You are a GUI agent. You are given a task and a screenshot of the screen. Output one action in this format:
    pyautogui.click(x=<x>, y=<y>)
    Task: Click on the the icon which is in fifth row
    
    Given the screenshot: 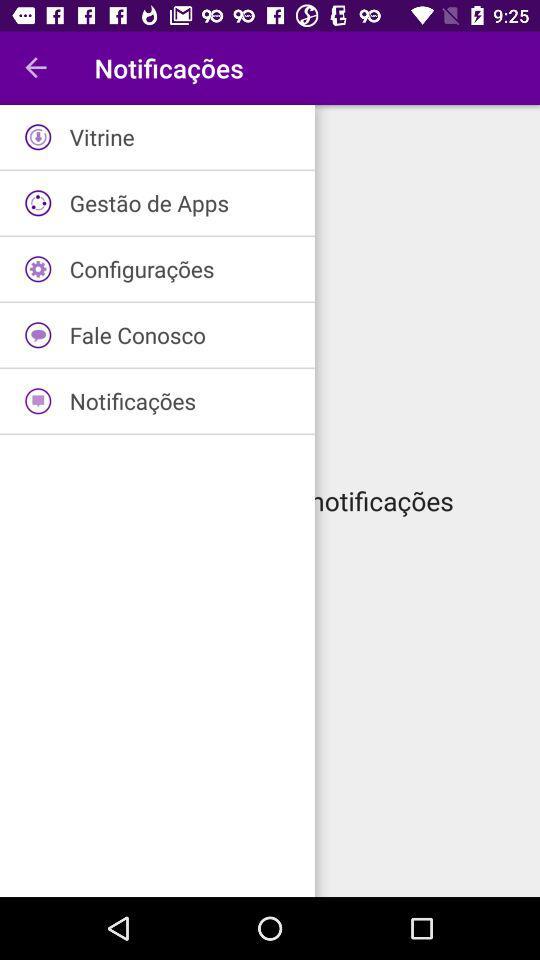 What is the action you would take?
    pyautogui.click(x=38, y=400)
    